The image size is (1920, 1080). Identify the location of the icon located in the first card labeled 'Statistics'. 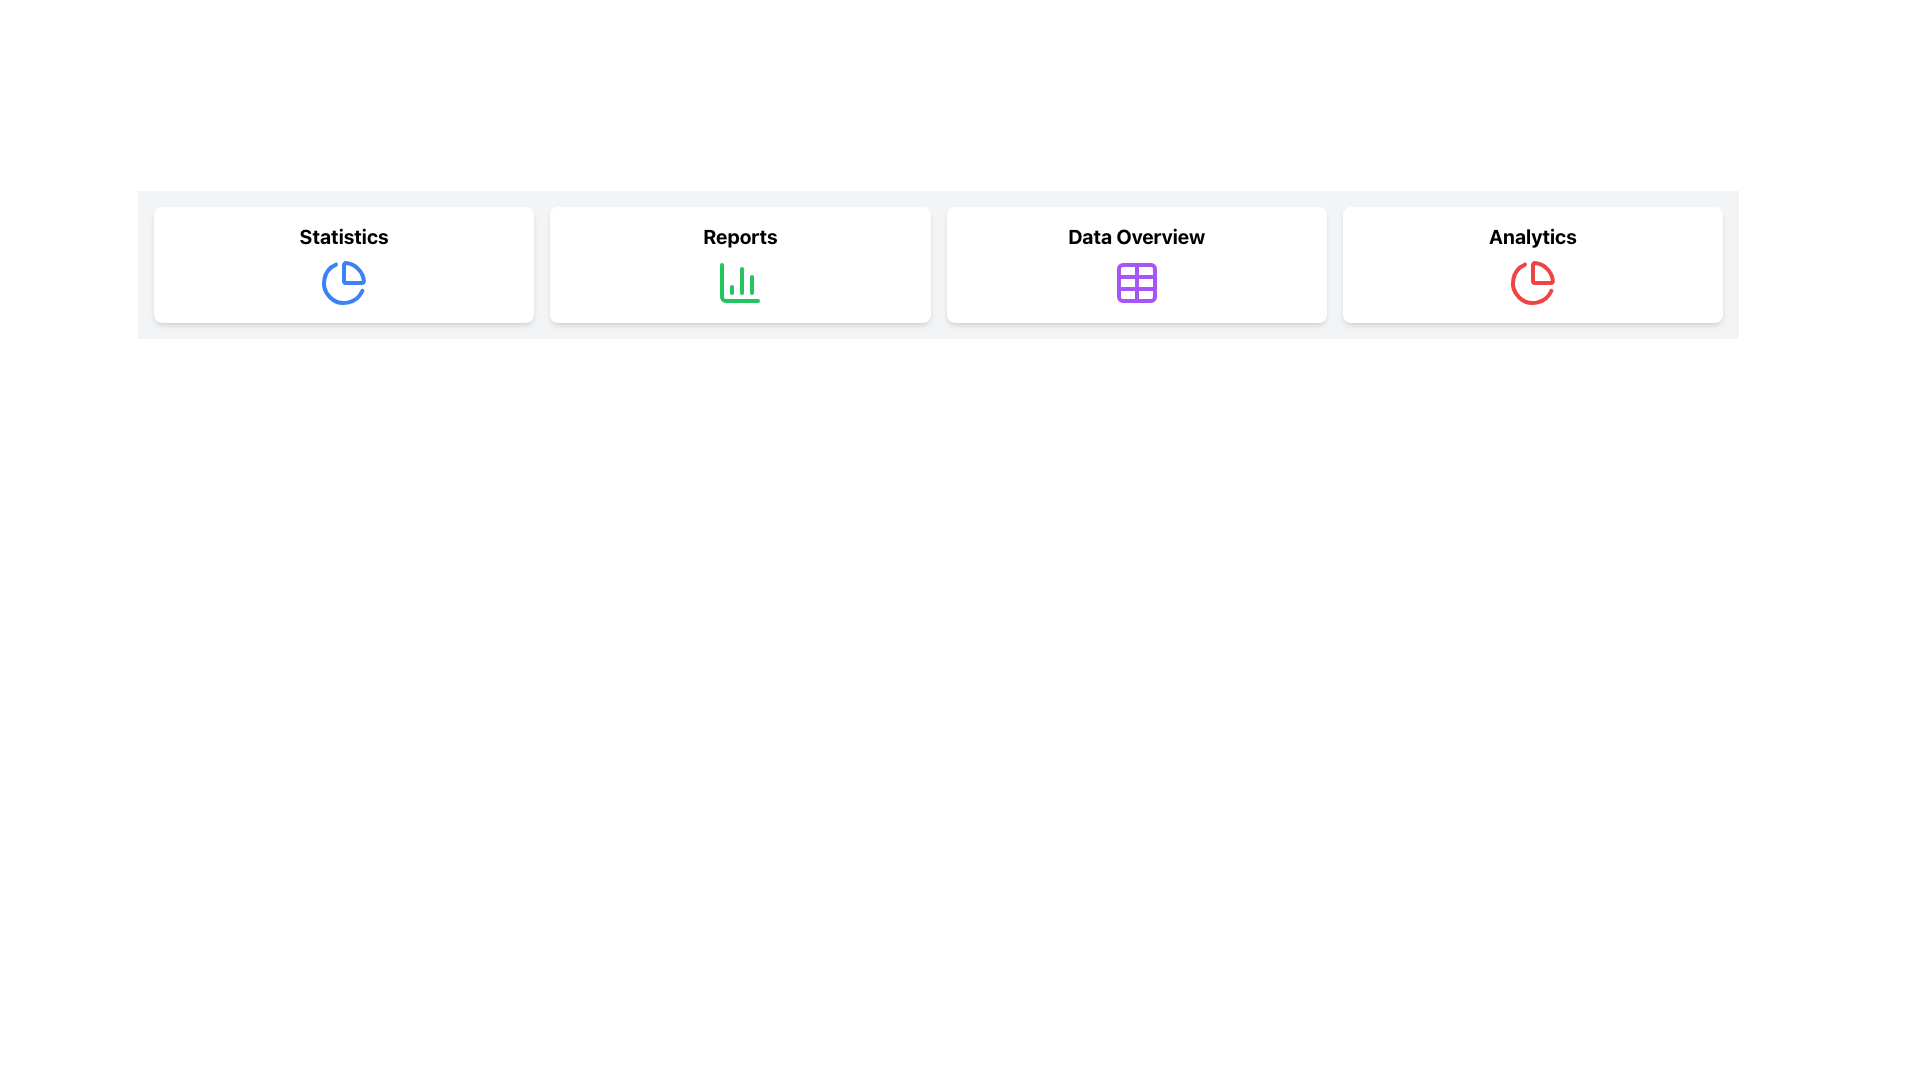
(344, 282).